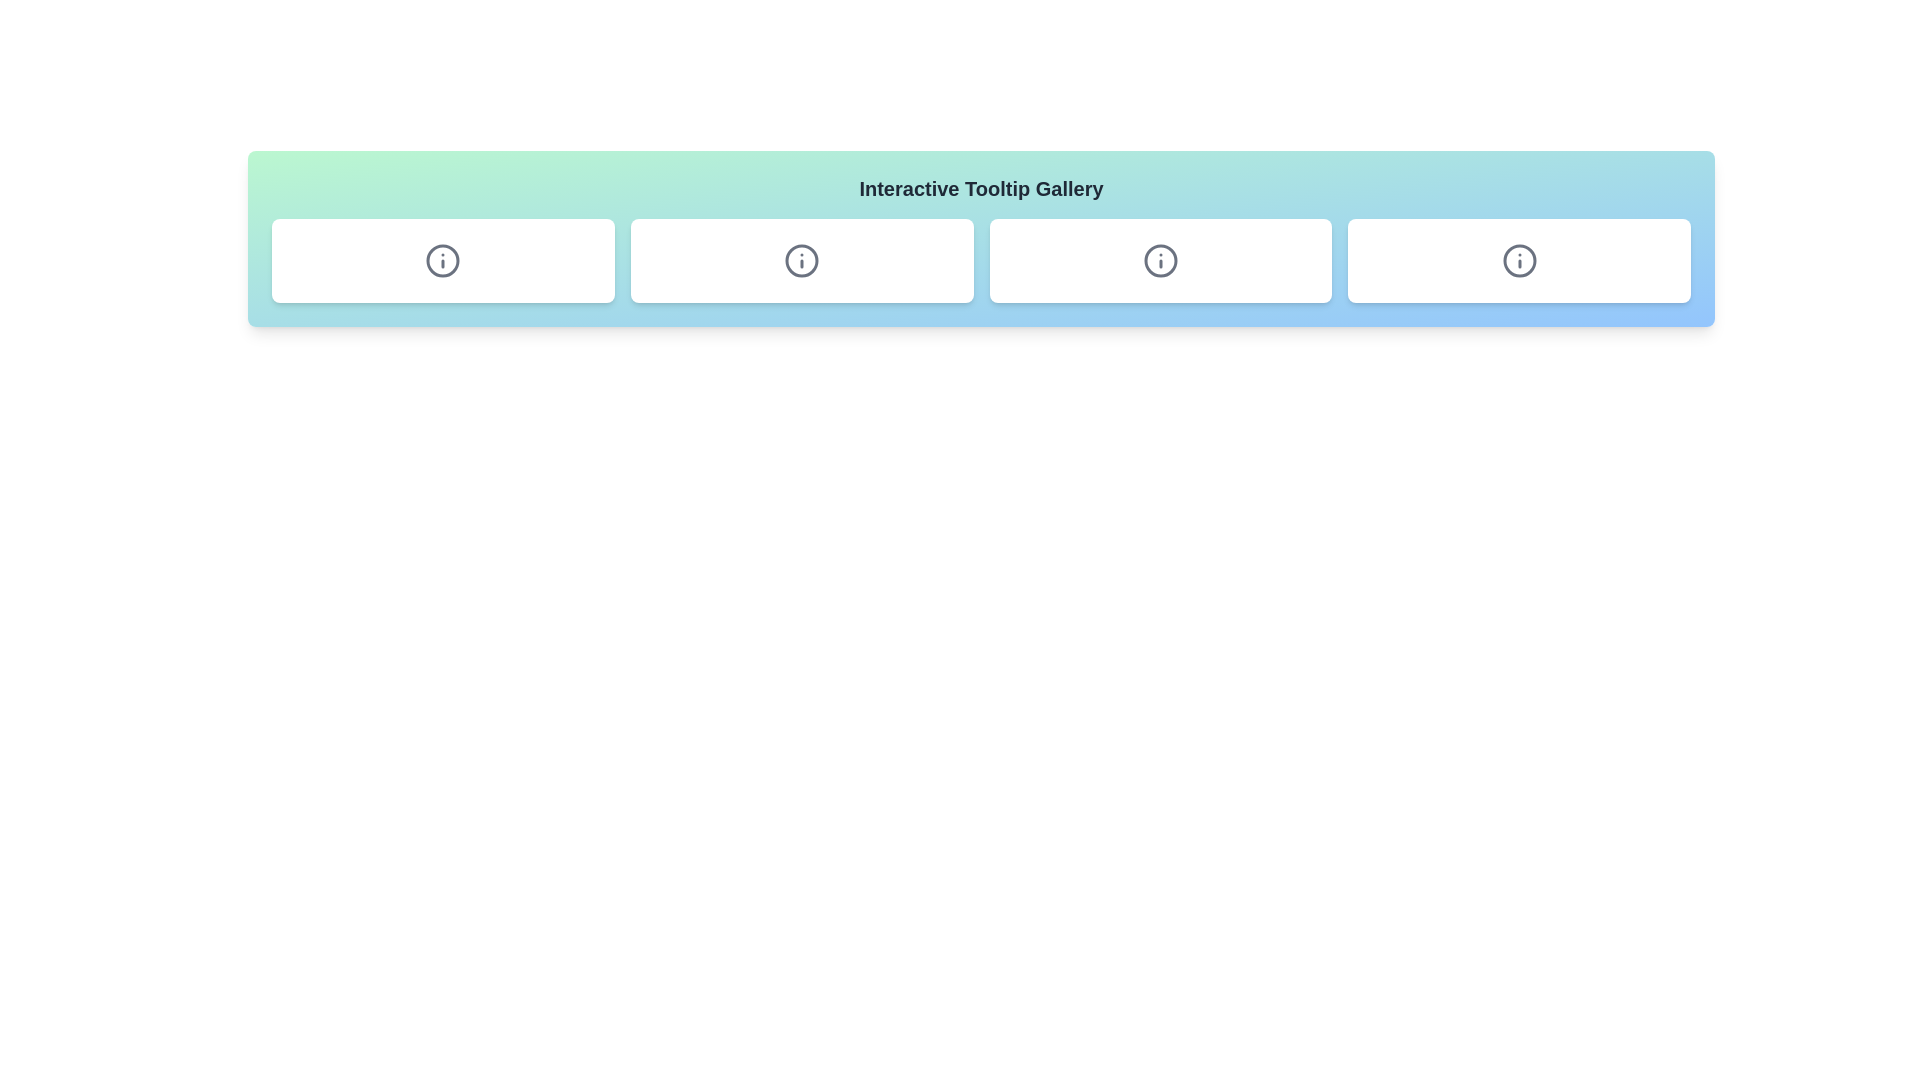 The height and width of the screenshot is (1080, 1920). I want to click on the outer circular outline of the information icon, which is represented by an SVG Circle and serves as the bounding graphic for smaller details, so click(1160, 260).